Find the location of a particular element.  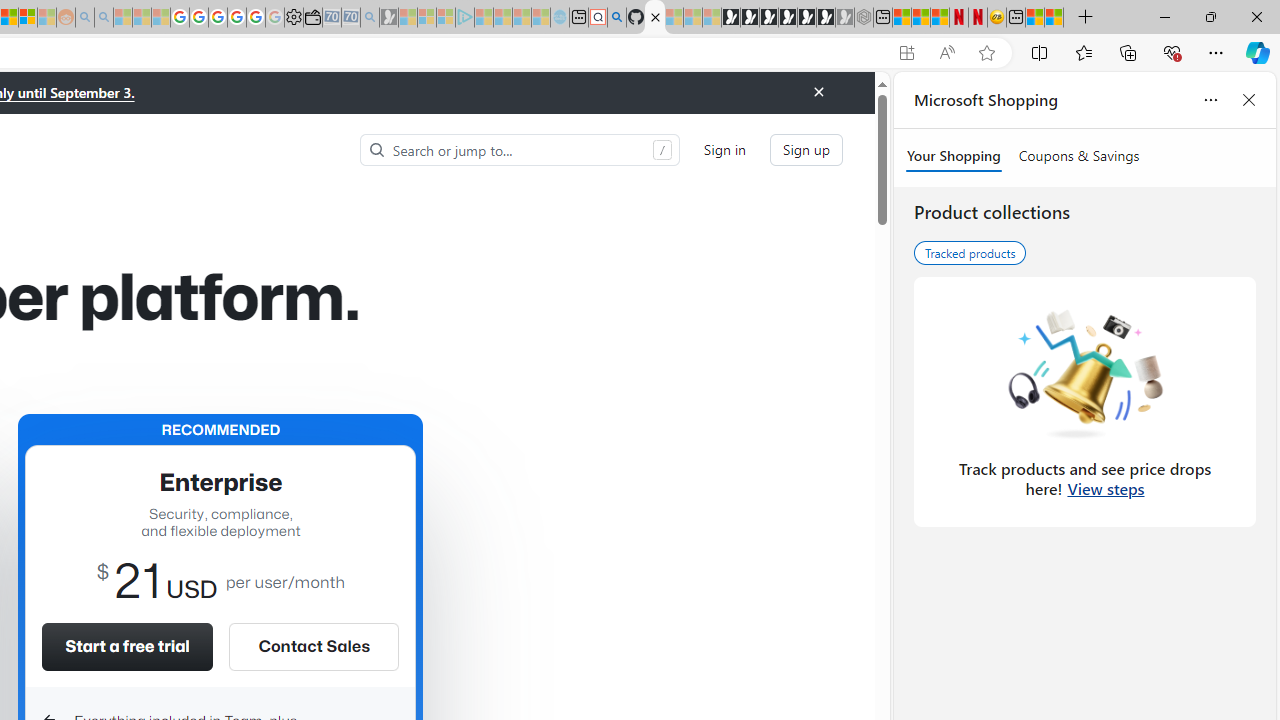

'Contact Sales' is located at coordinates (312, 646).